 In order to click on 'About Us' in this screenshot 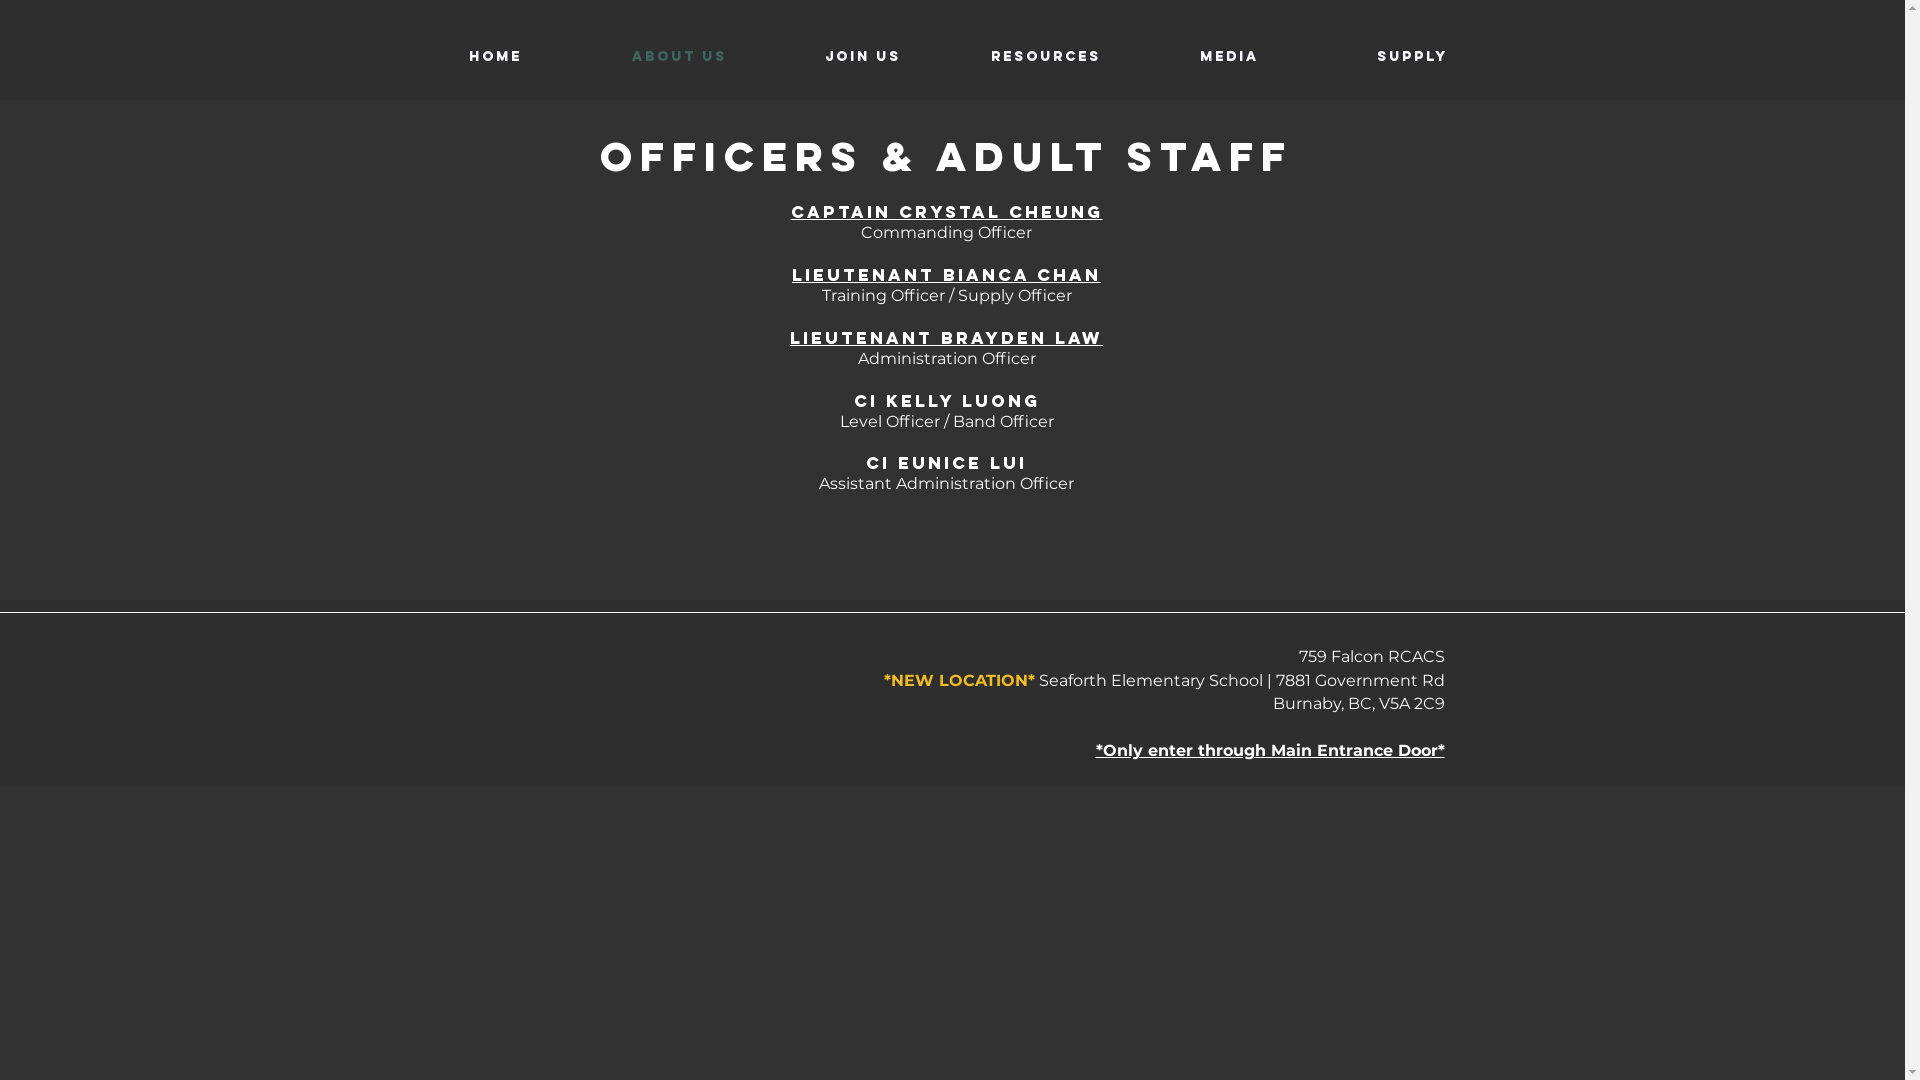, I will do `click(587, 56)`.